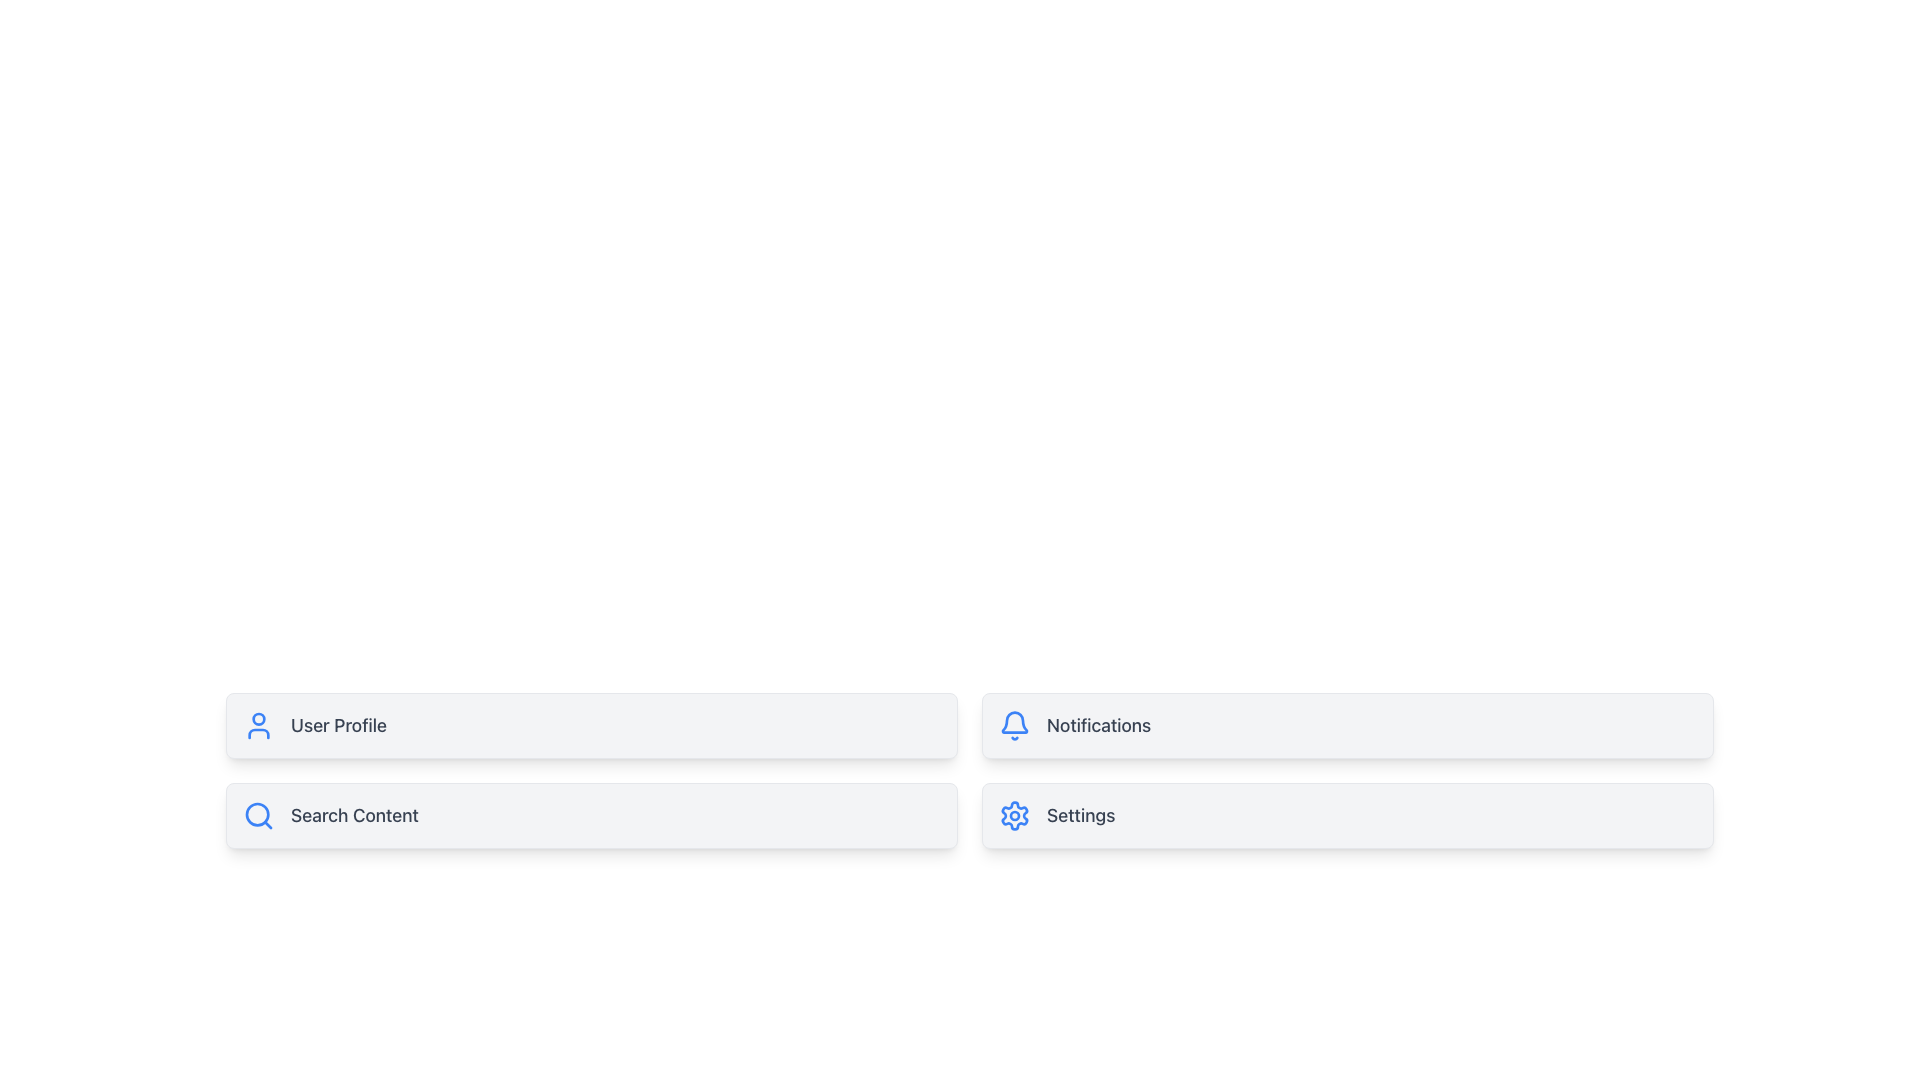 The width and height of the screenshot is (1920, 1080). Describe the element at coordinates (338, 725) in the screenshot. I see `the 'User Profile' text label, which is medium weight, large size, and gray in color, positioned to the right of a user icon` at that location.